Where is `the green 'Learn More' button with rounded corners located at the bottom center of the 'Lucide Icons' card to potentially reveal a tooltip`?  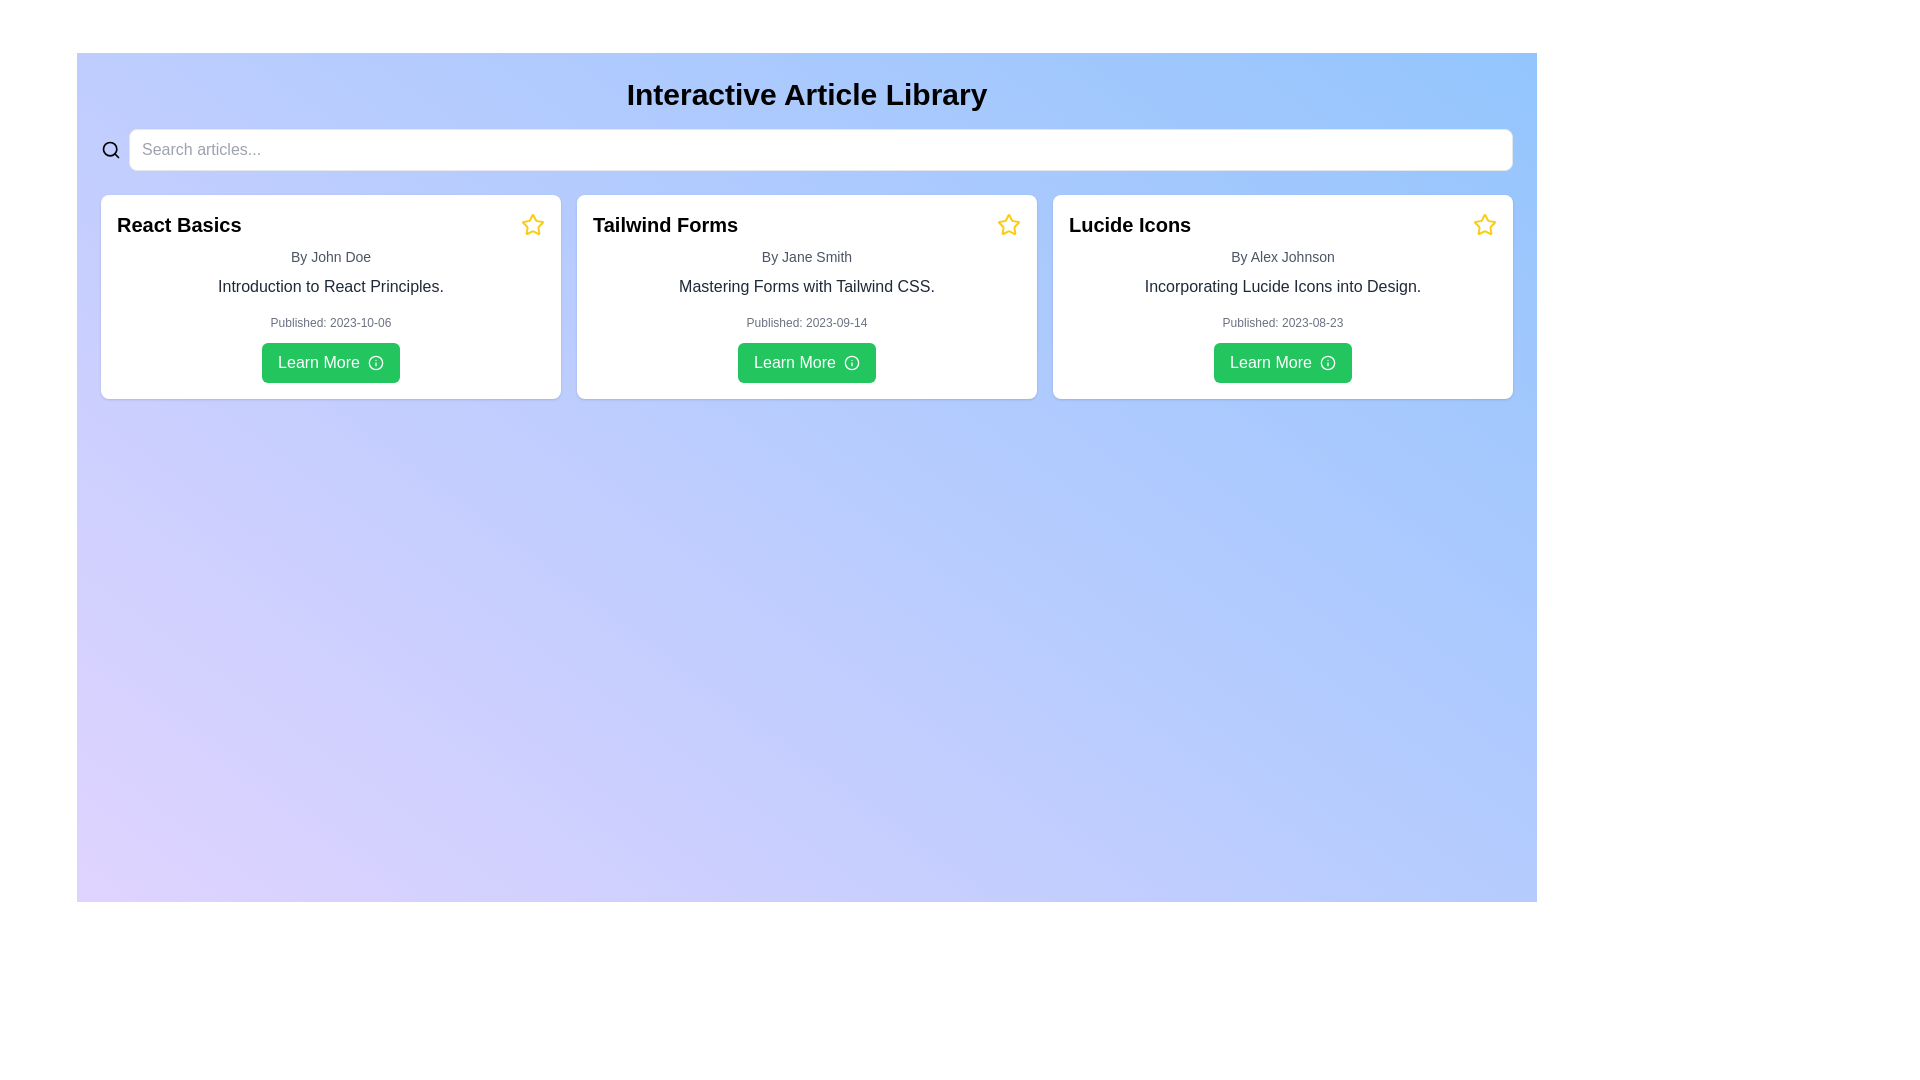
the green 'Learn More' button with rounded corners located at the bottom center of the 'Lucide Icons' card to potentially reveal a tooltip is located at coordinates (1282, 362).